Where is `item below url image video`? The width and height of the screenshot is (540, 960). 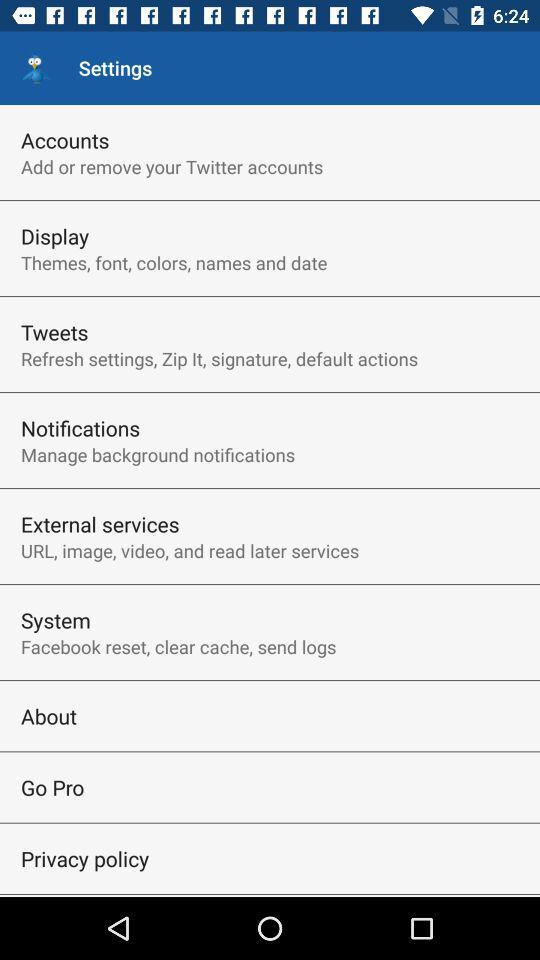 item below url image video is located at coordinates (55, 619).